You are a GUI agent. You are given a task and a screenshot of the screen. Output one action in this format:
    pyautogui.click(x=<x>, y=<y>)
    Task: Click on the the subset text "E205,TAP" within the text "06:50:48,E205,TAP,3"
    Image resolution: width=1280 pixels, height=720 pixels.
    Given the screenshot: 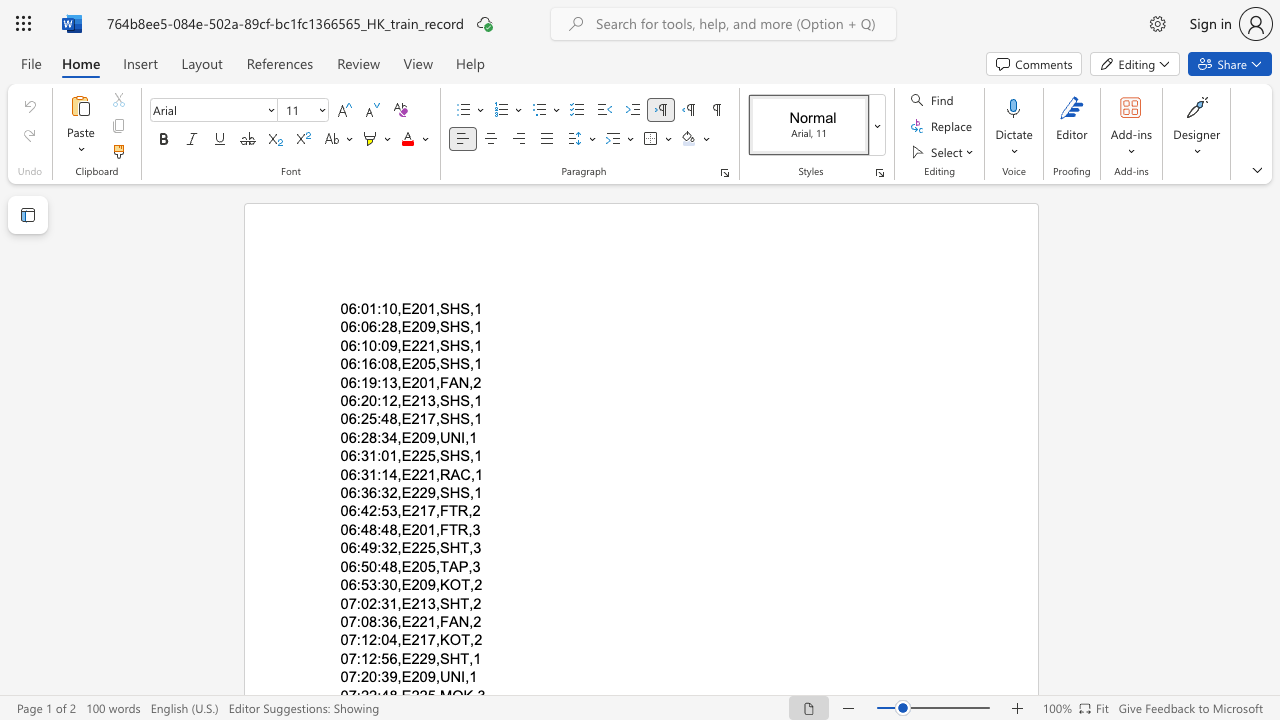 What is the action you would take?
    pyautogui.click(x=400, y=566)
    